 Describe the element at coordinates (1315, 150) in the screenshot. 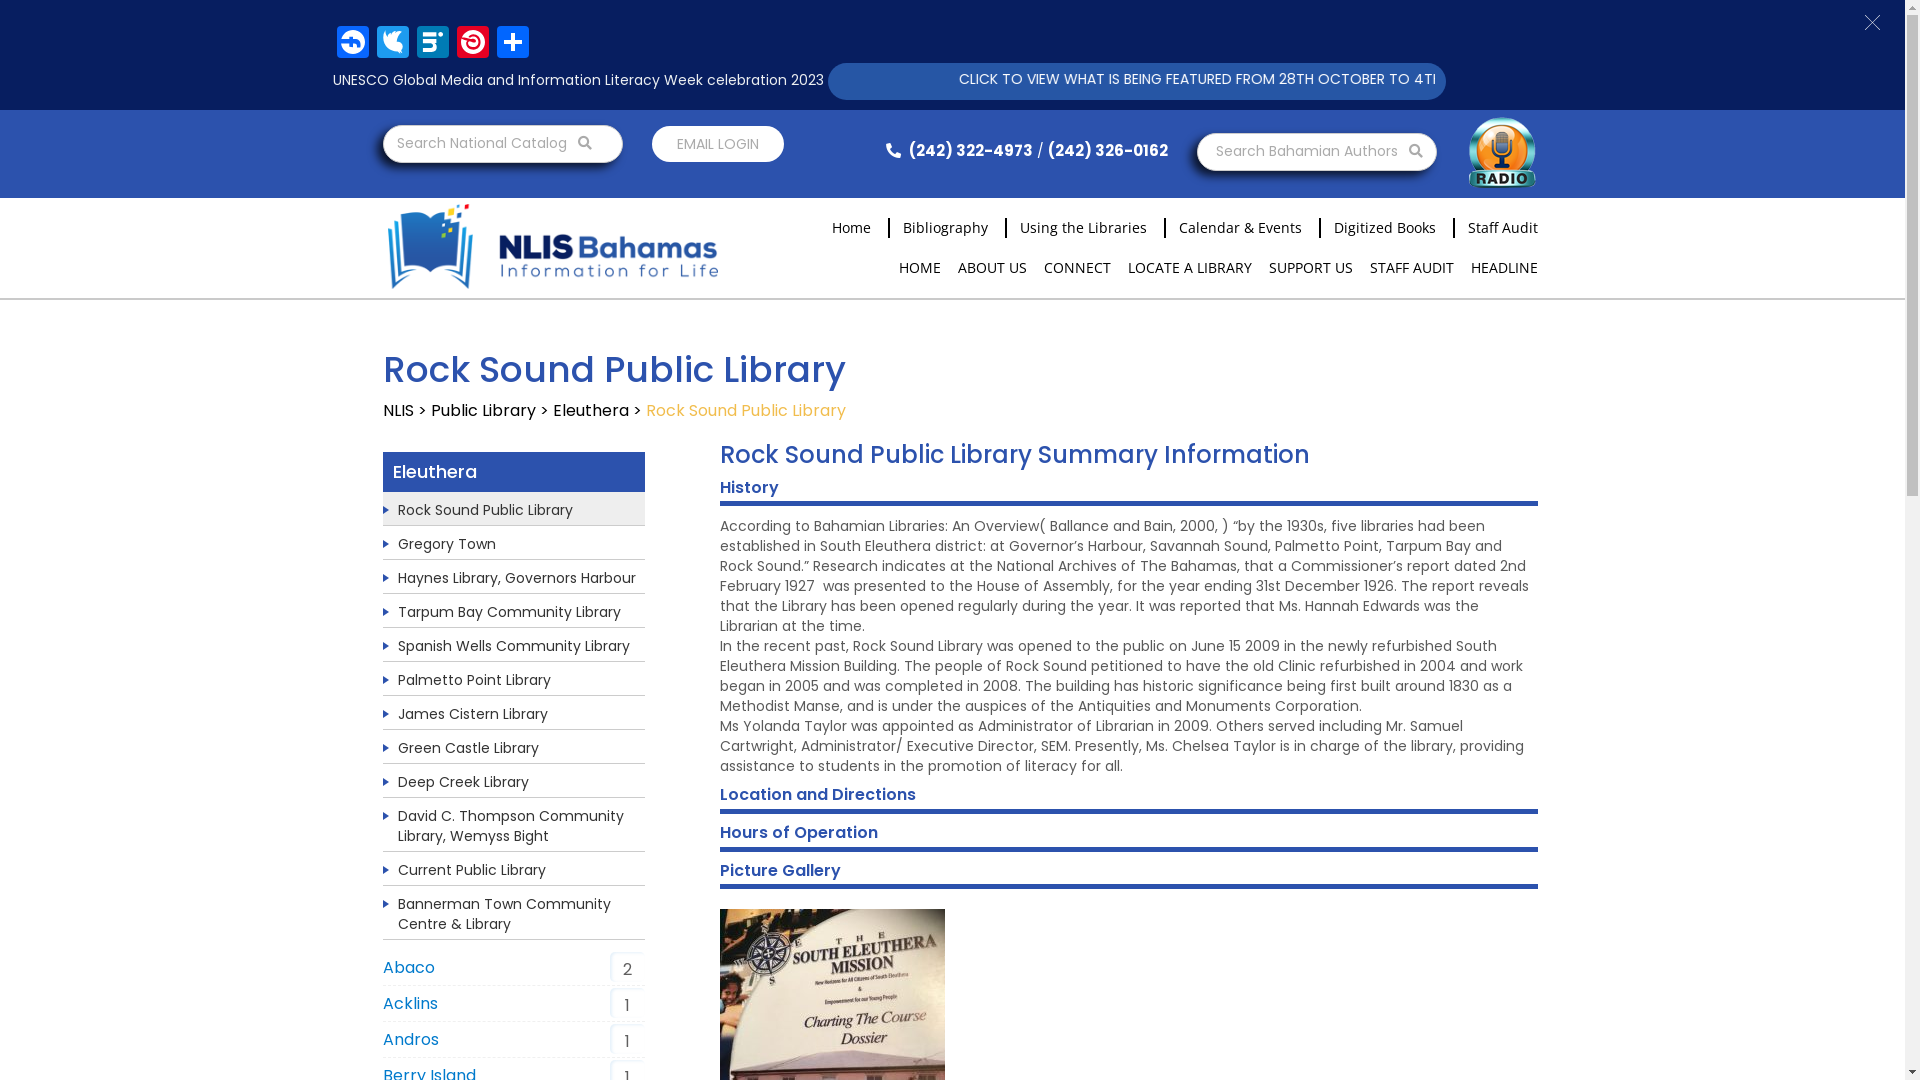

I see `'Search Bahamian Authors'` at that location.